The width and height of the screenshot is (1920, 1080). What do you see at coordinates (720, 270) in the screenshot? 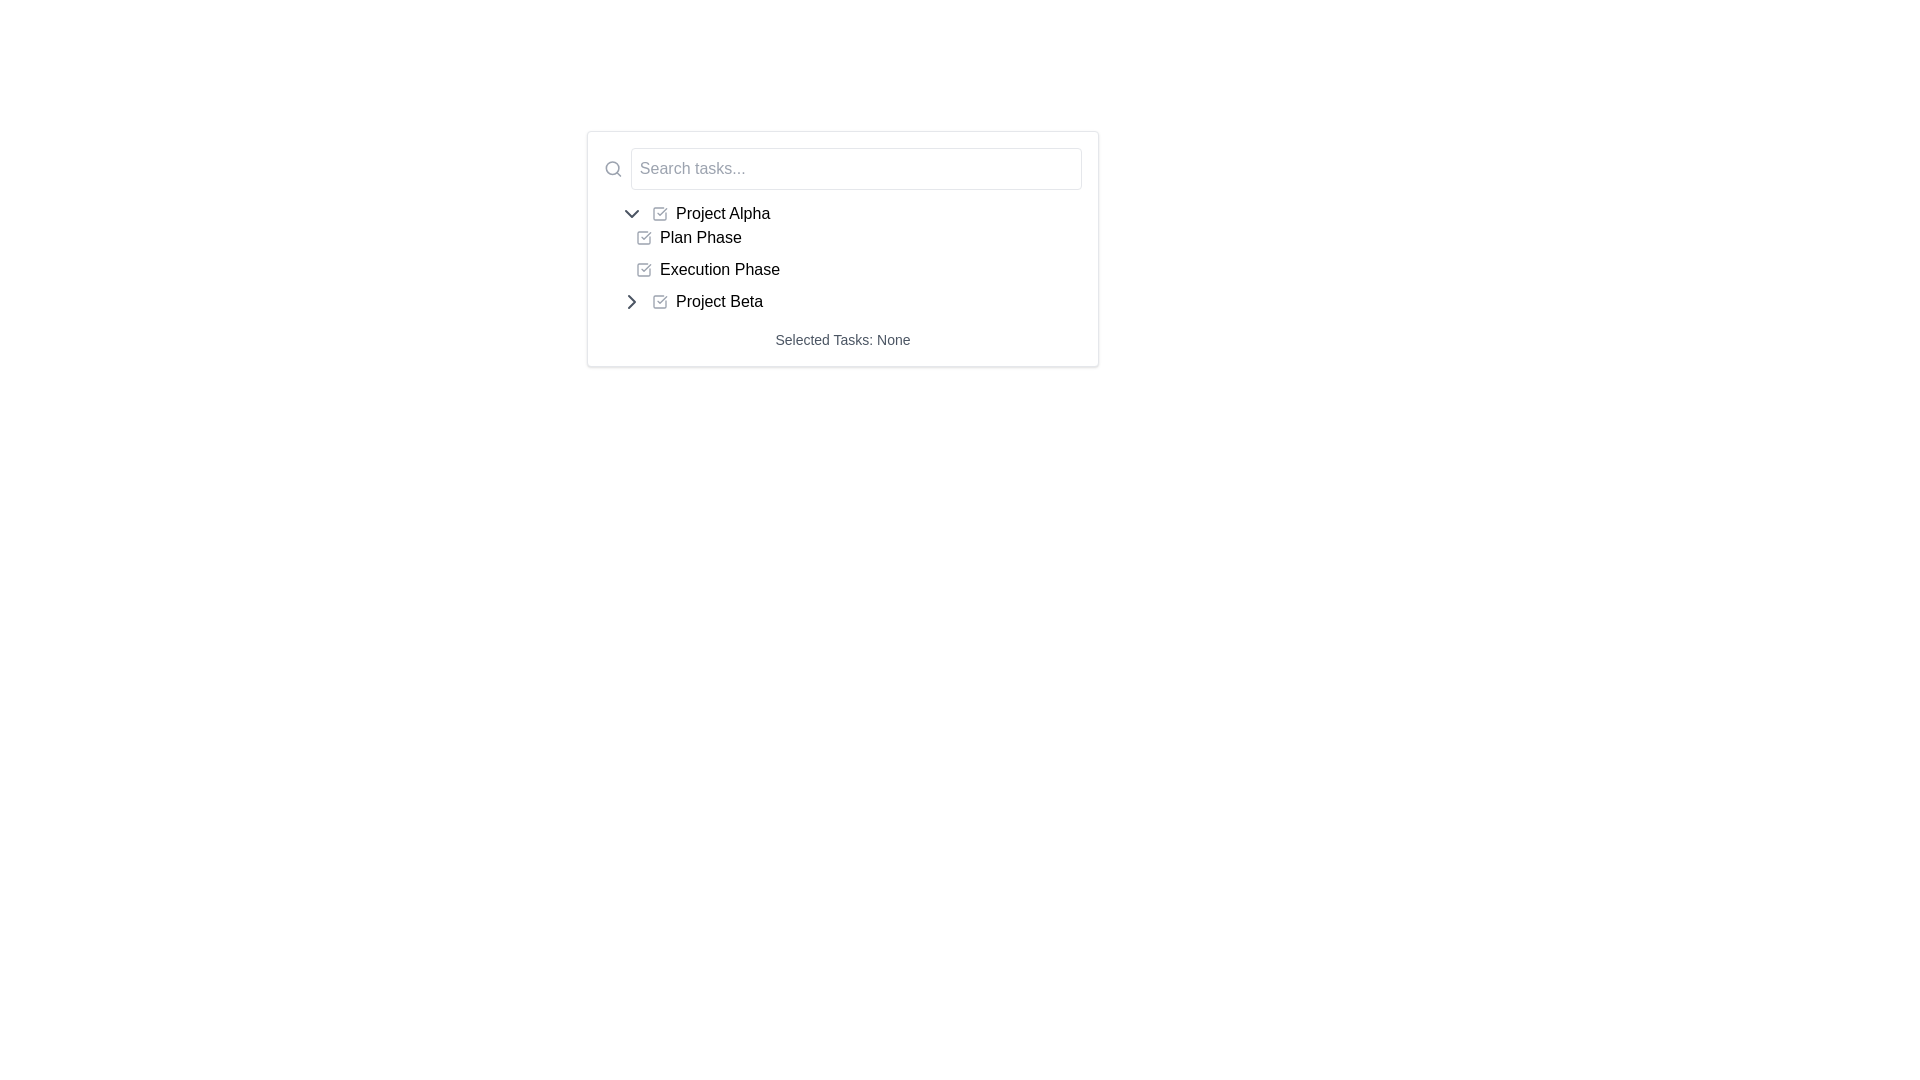
I see `the text label indicating the task phase within the project task breakdown, which is located near the center-right of the task tree under 'Project Alpha.'` at bounding box center [720, 270].